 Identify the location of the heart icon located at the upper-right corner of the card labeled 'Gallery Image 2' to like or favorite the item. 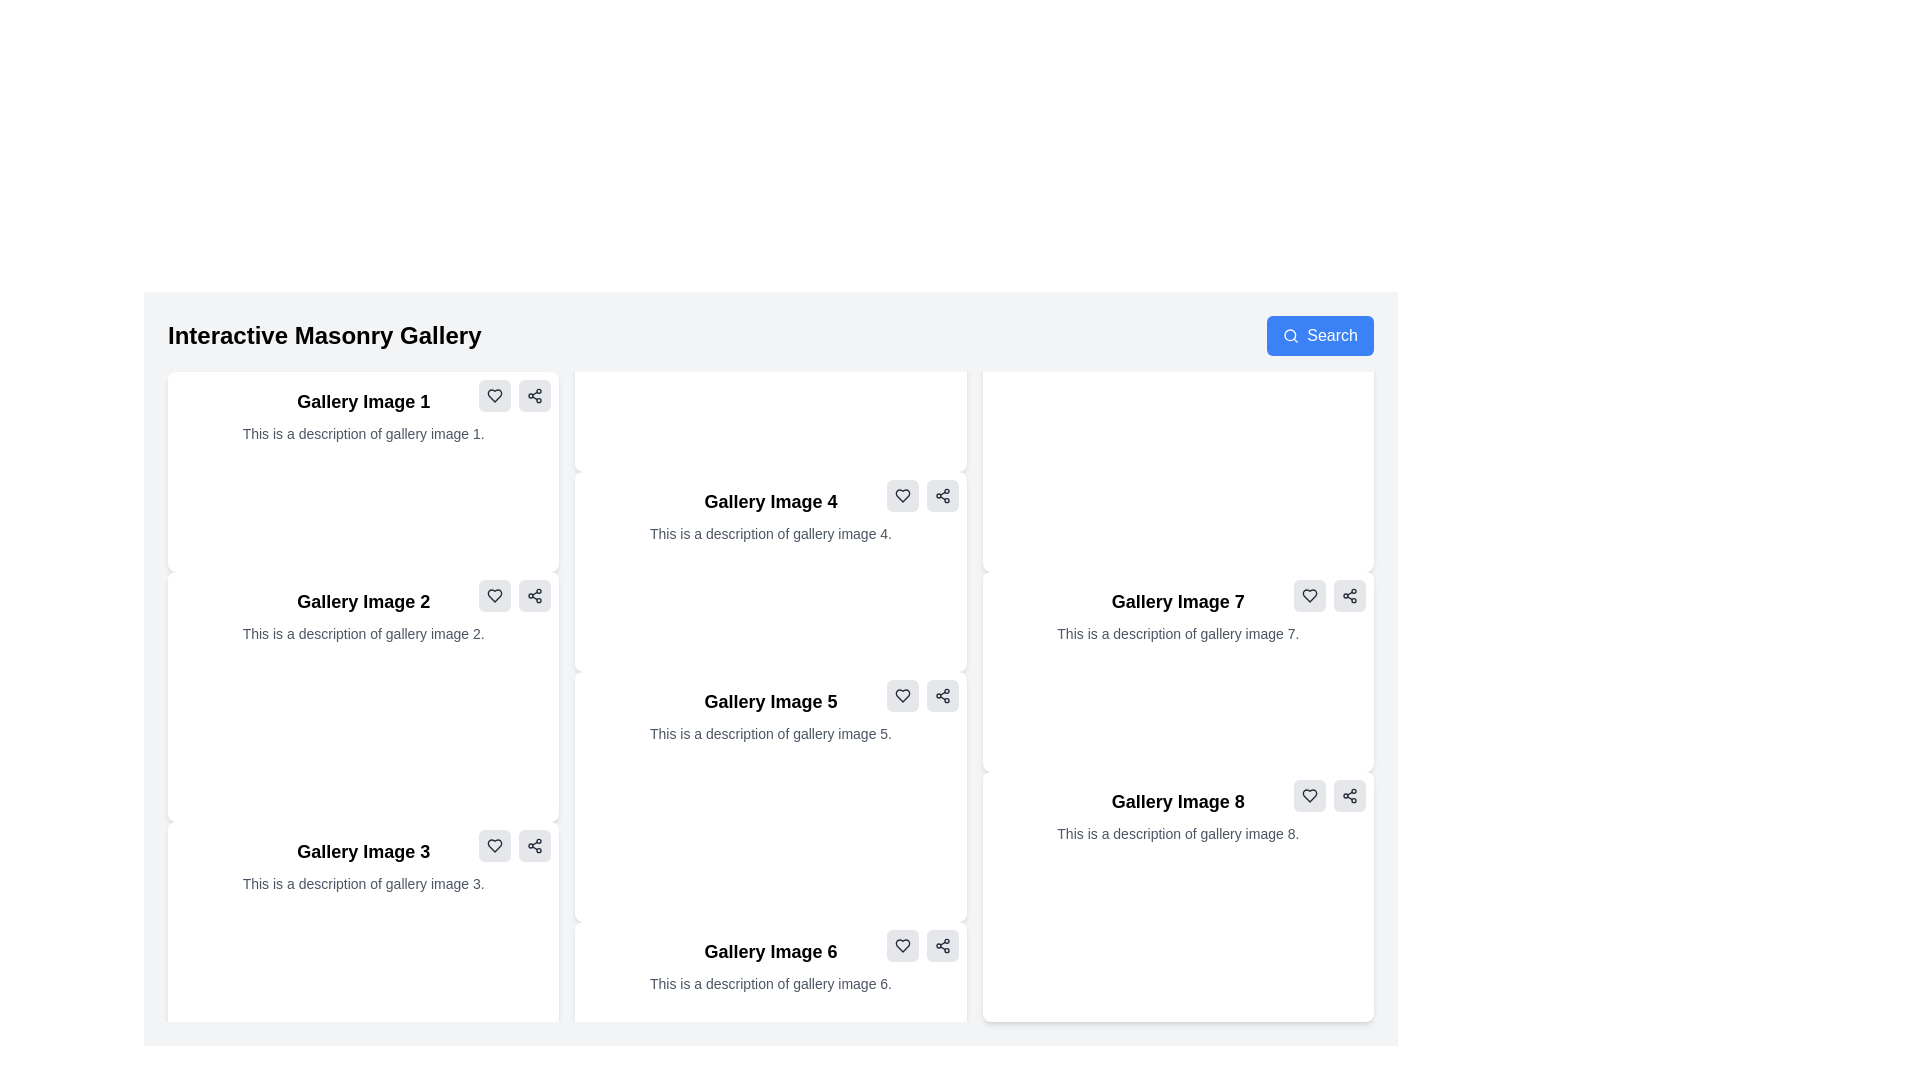
(495, 595).